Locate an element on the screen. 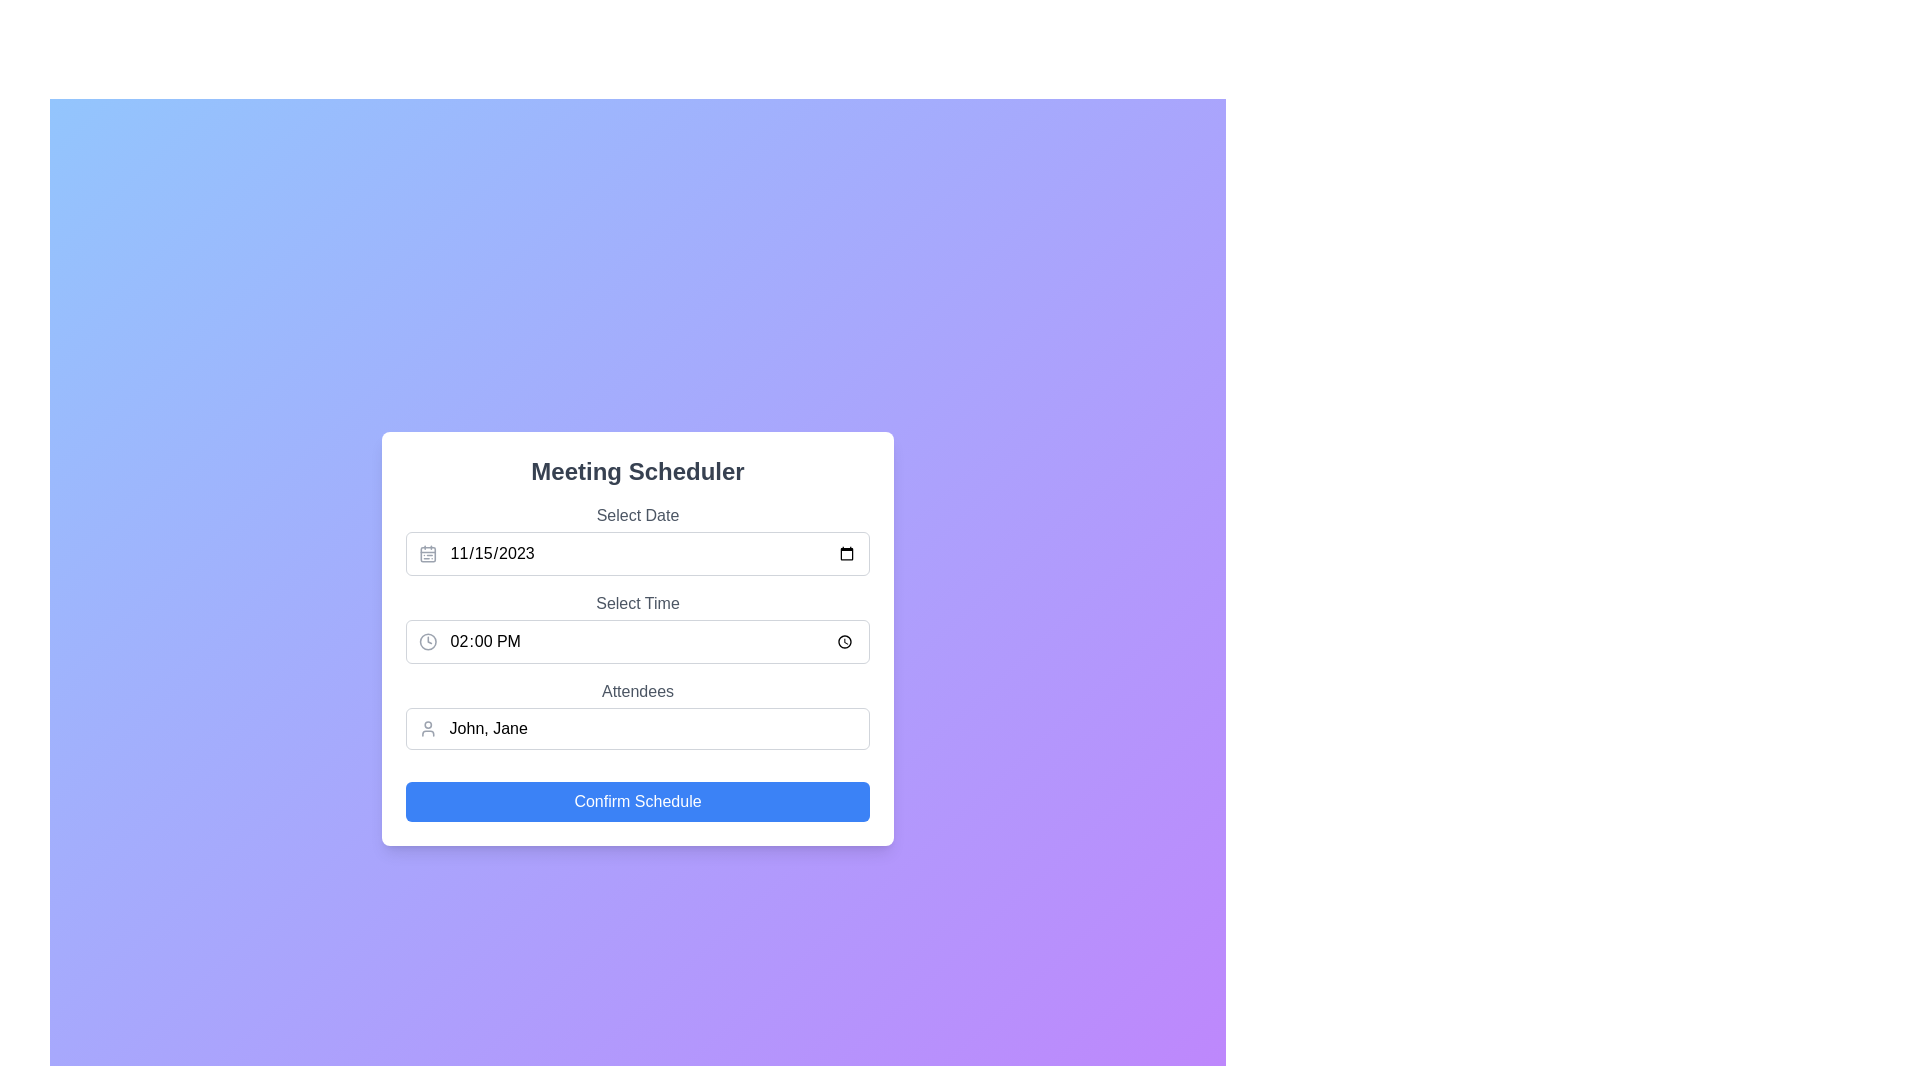  the 'Confirm Schedule' button, which is a rectangular button with rounded corners and a blue background, located at the bottom of the 'Attendees' section is located at coordinates (637, 801).